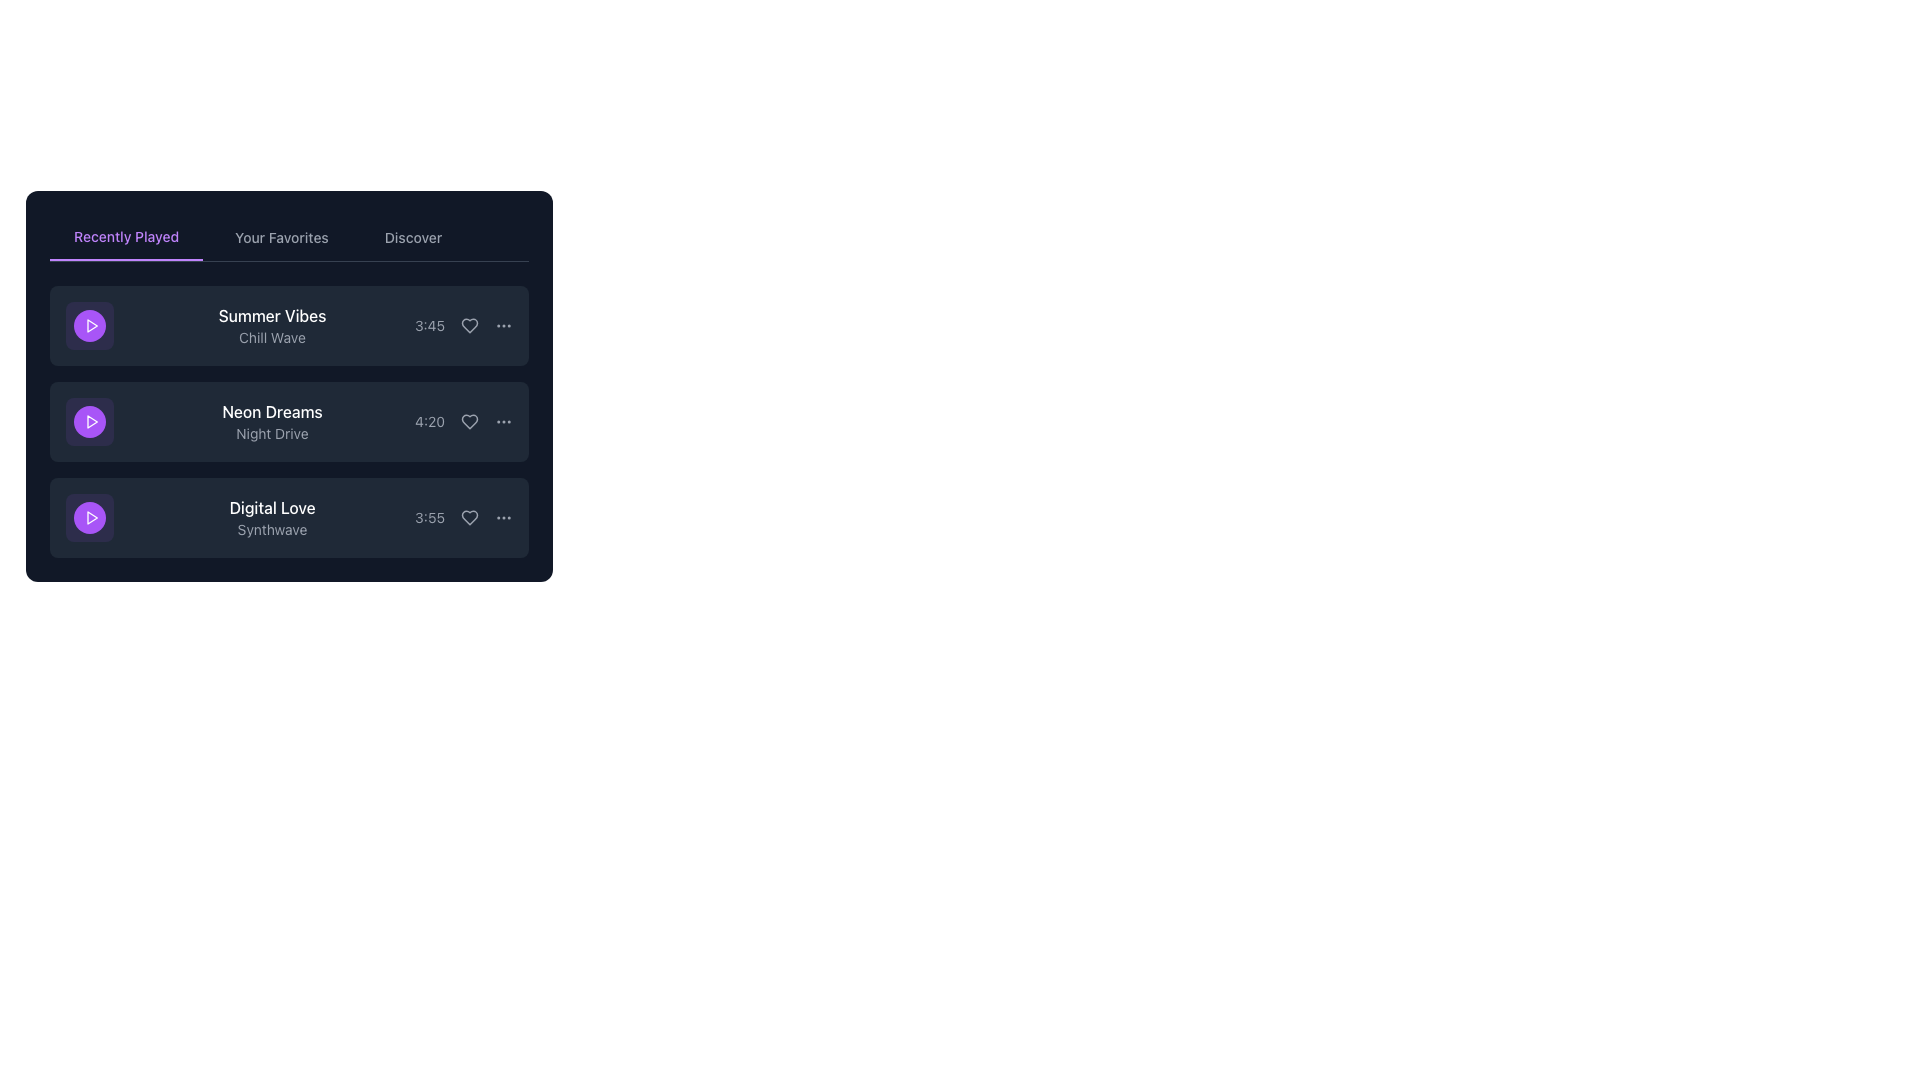 This screenshot has height=1080, width=1920. Describe the element at coordinates (271, 325) in the screenshot. I see `descriptive text information from the multi-line text block located in the center-left area of the first item card in the list, which displays the title and subtitle of a music track or playlist` at that location.